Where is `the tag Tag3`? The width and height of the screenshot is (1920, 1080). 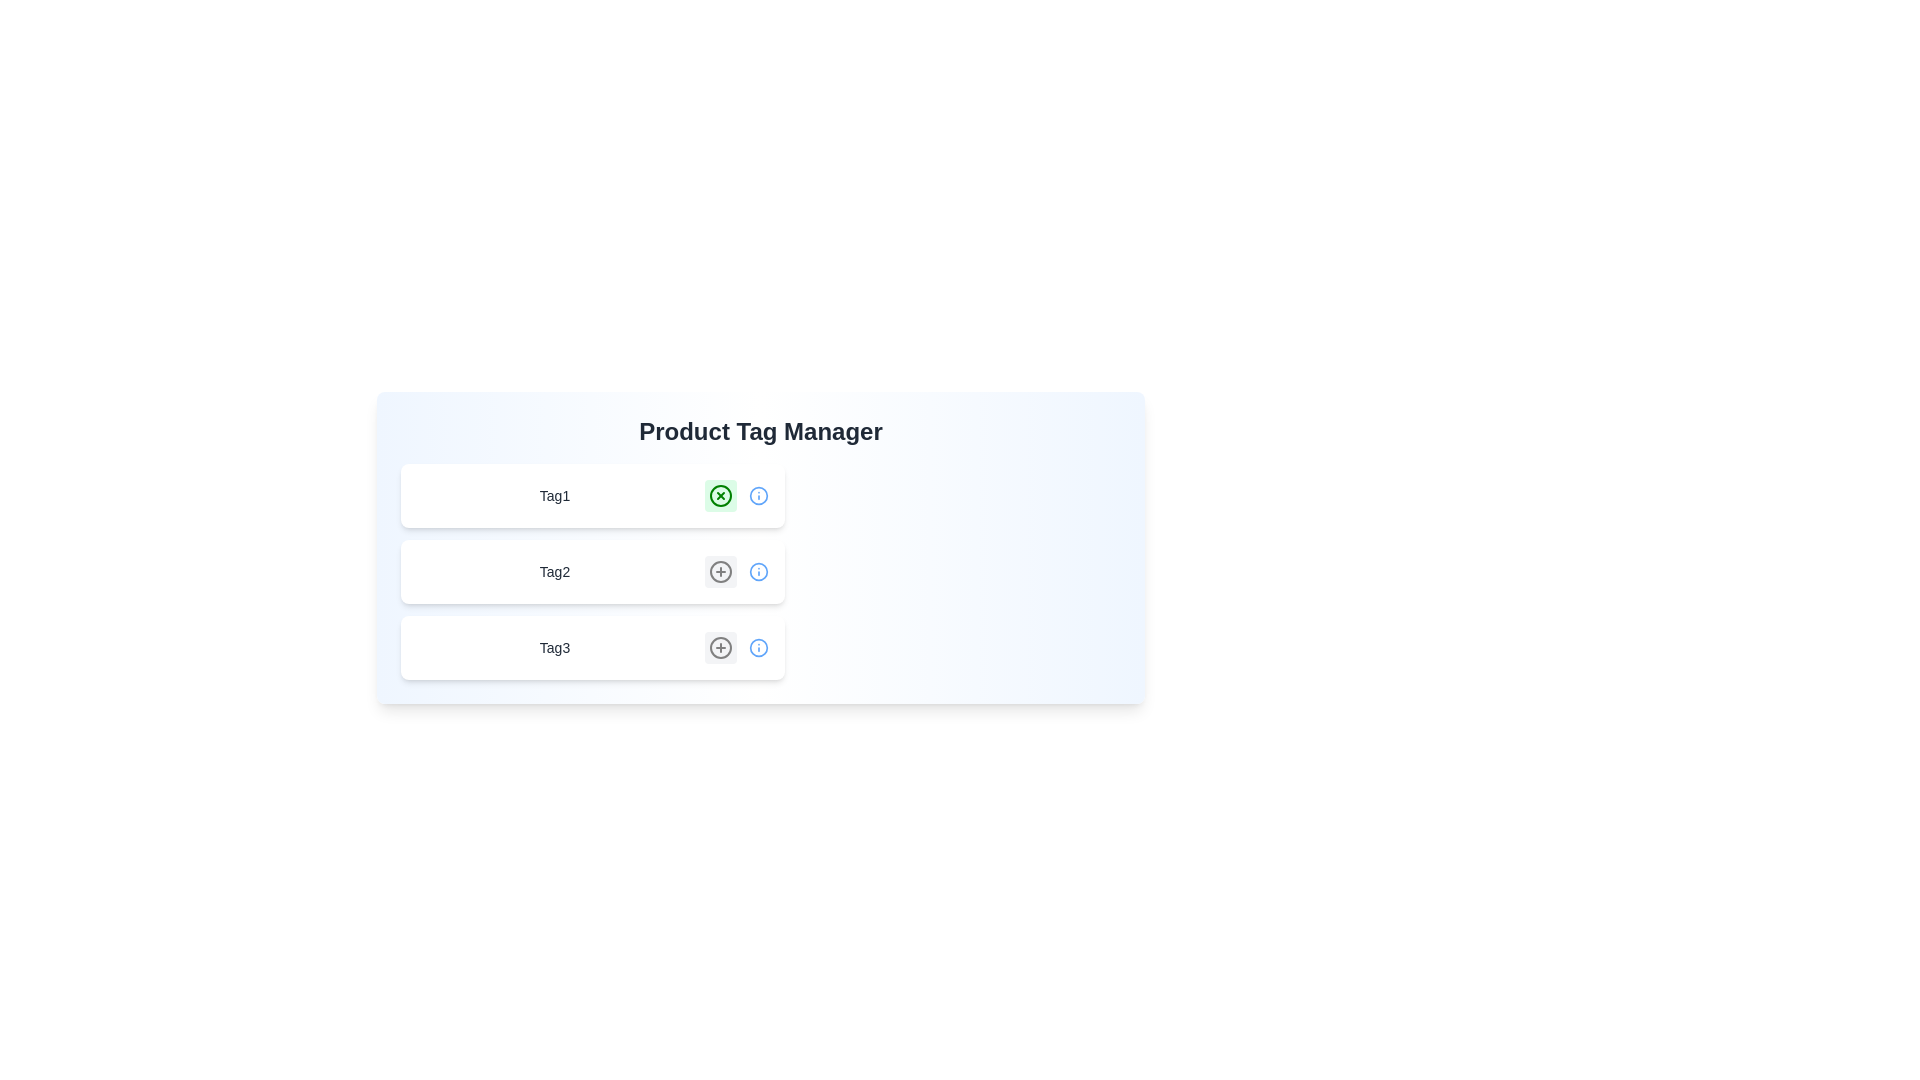 the tag Tag3 is located at coordinates (720, 648).